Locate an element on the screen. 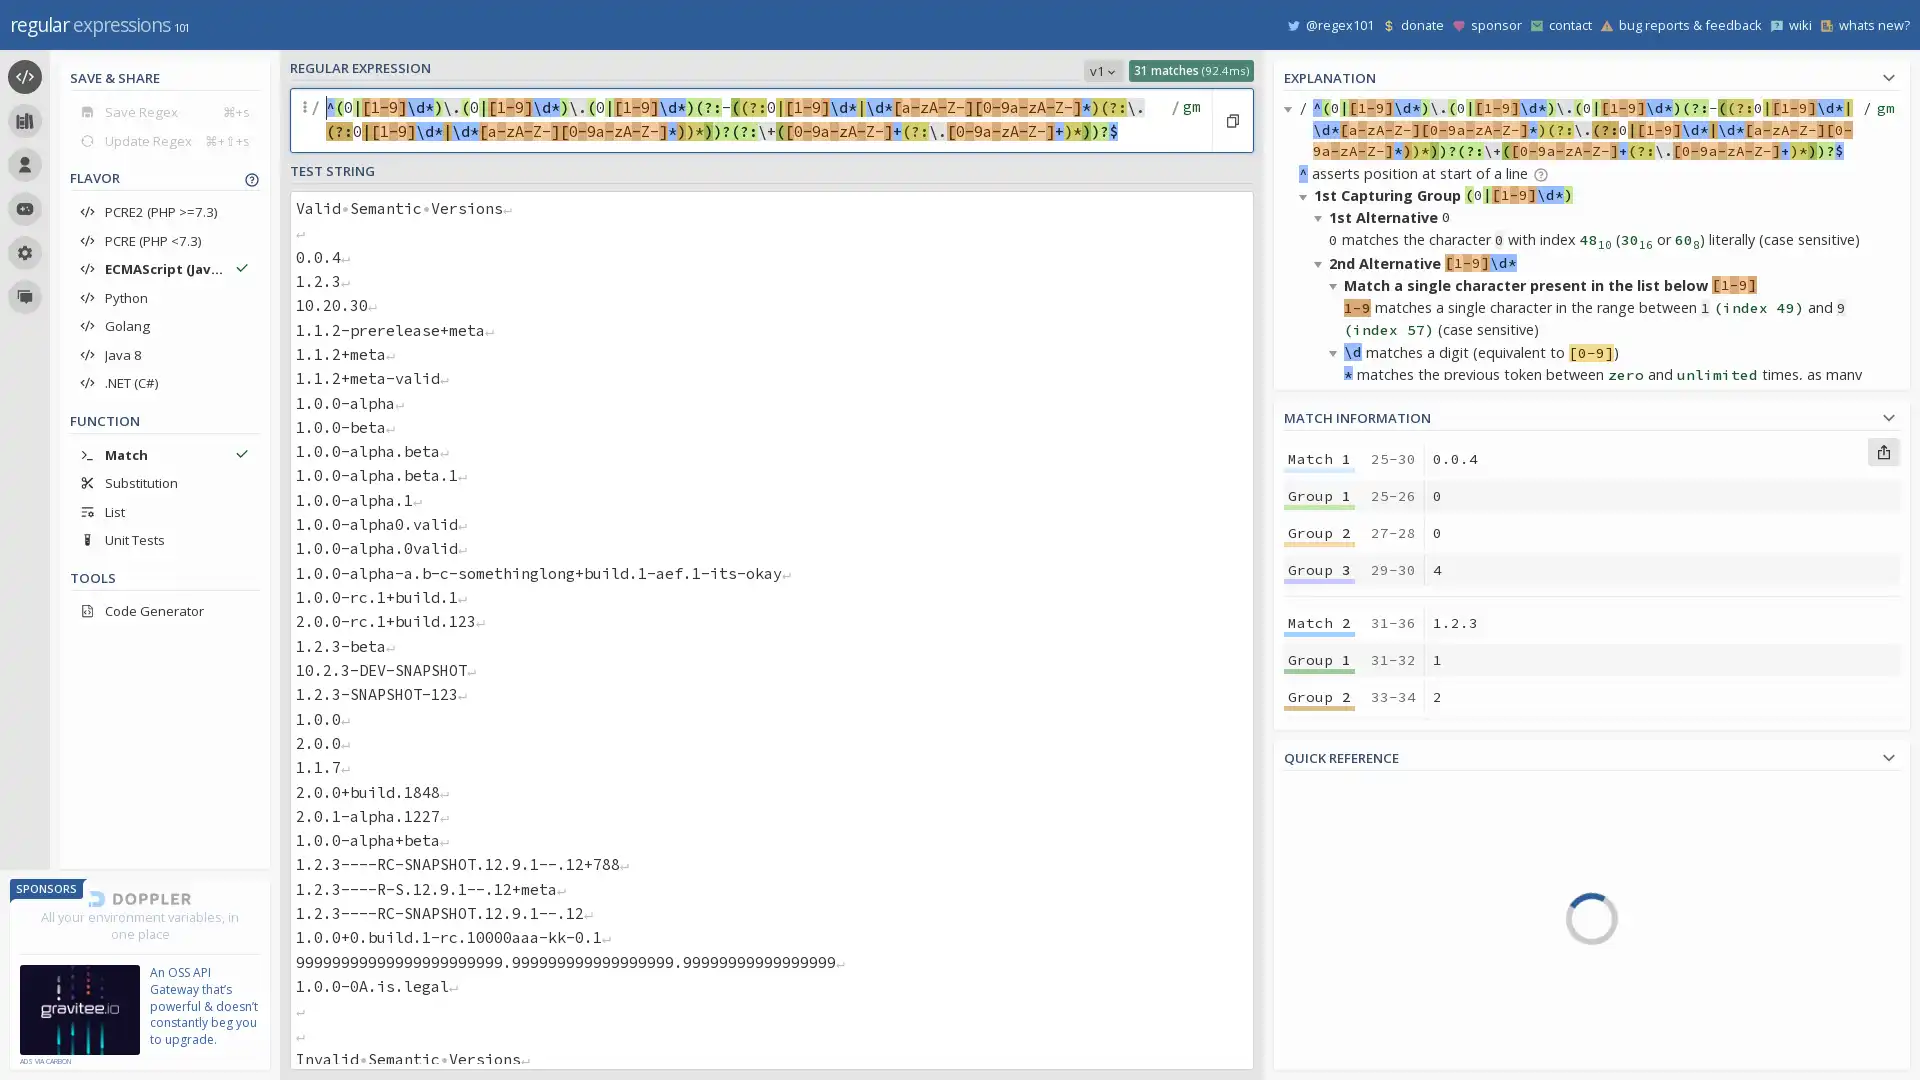  Change delimiter is located at coordinates (306, 120).